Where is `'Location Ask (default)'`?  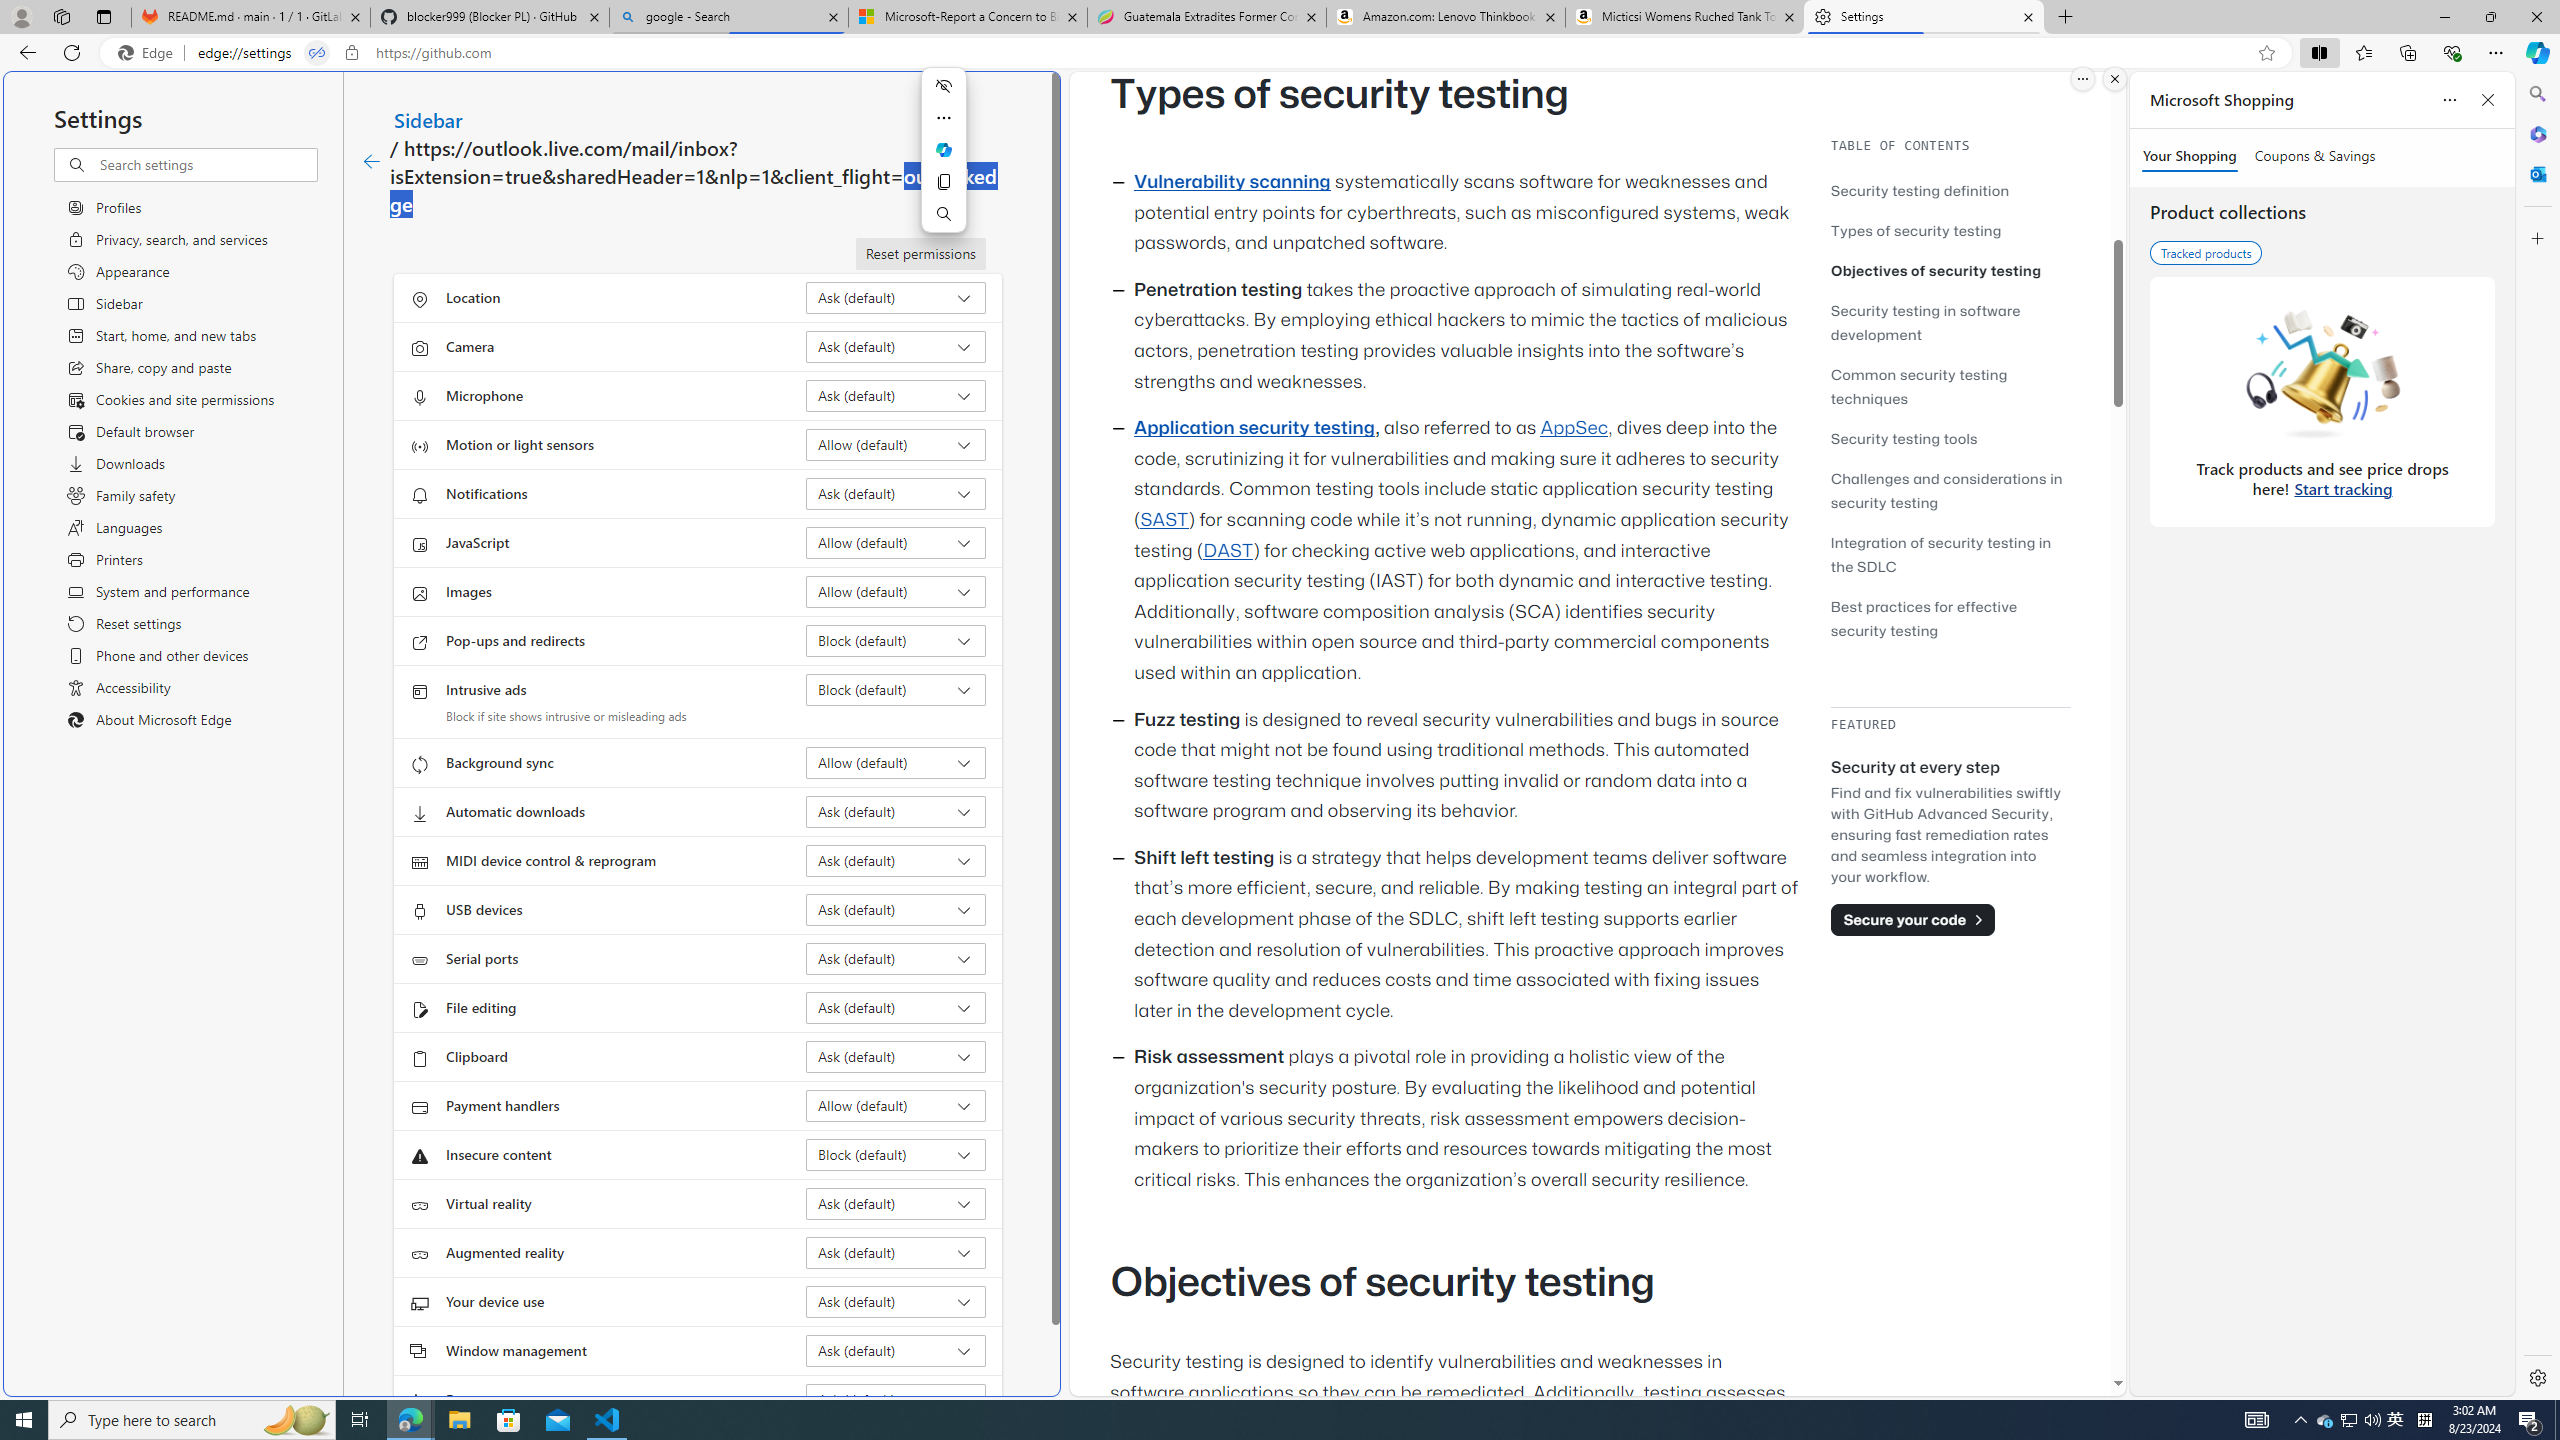
'Location Ask (default)' is located at coordinates (896, 298).